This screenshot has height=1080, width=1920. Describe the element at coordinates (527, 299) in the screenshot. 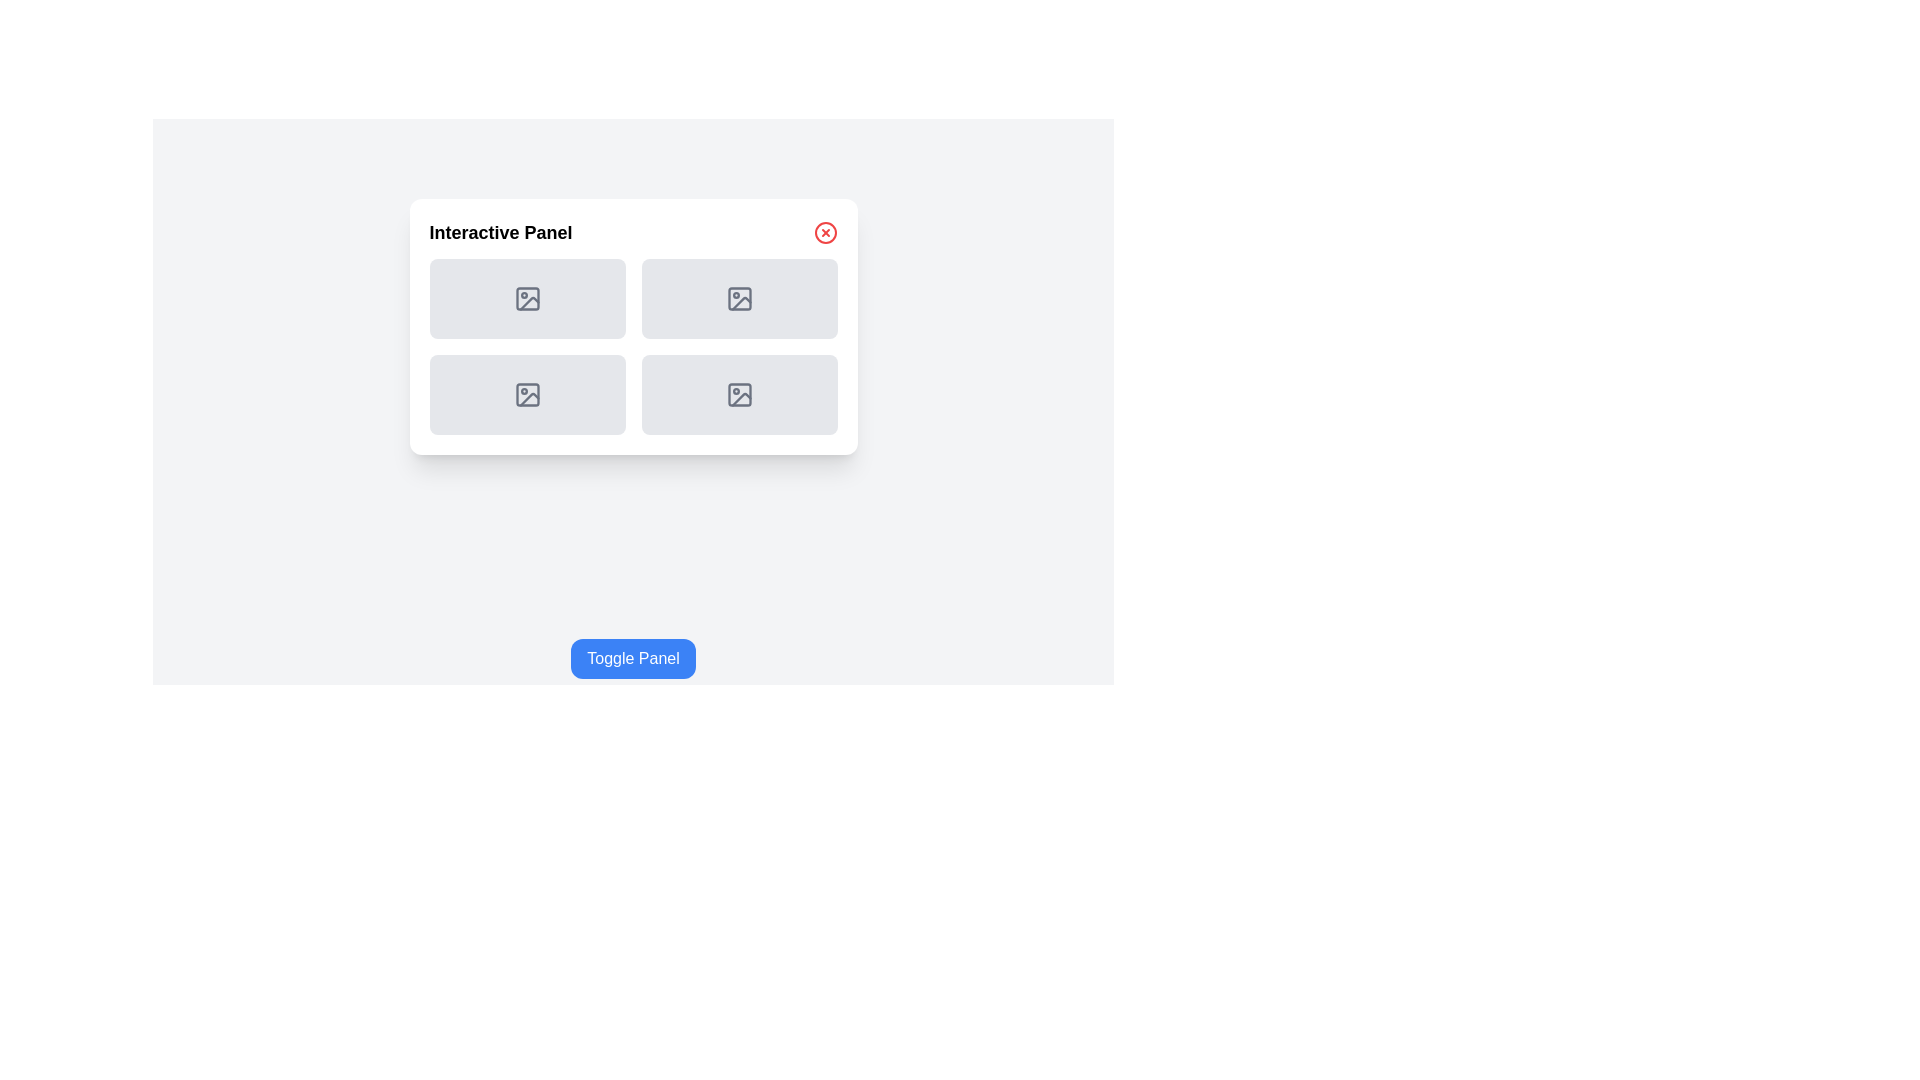

I see `the gray icon representing an image outline, featuring a sun and mountain design, located in the top-left quadrant of a square gray button within the 'Interactive Panel'` at that location.